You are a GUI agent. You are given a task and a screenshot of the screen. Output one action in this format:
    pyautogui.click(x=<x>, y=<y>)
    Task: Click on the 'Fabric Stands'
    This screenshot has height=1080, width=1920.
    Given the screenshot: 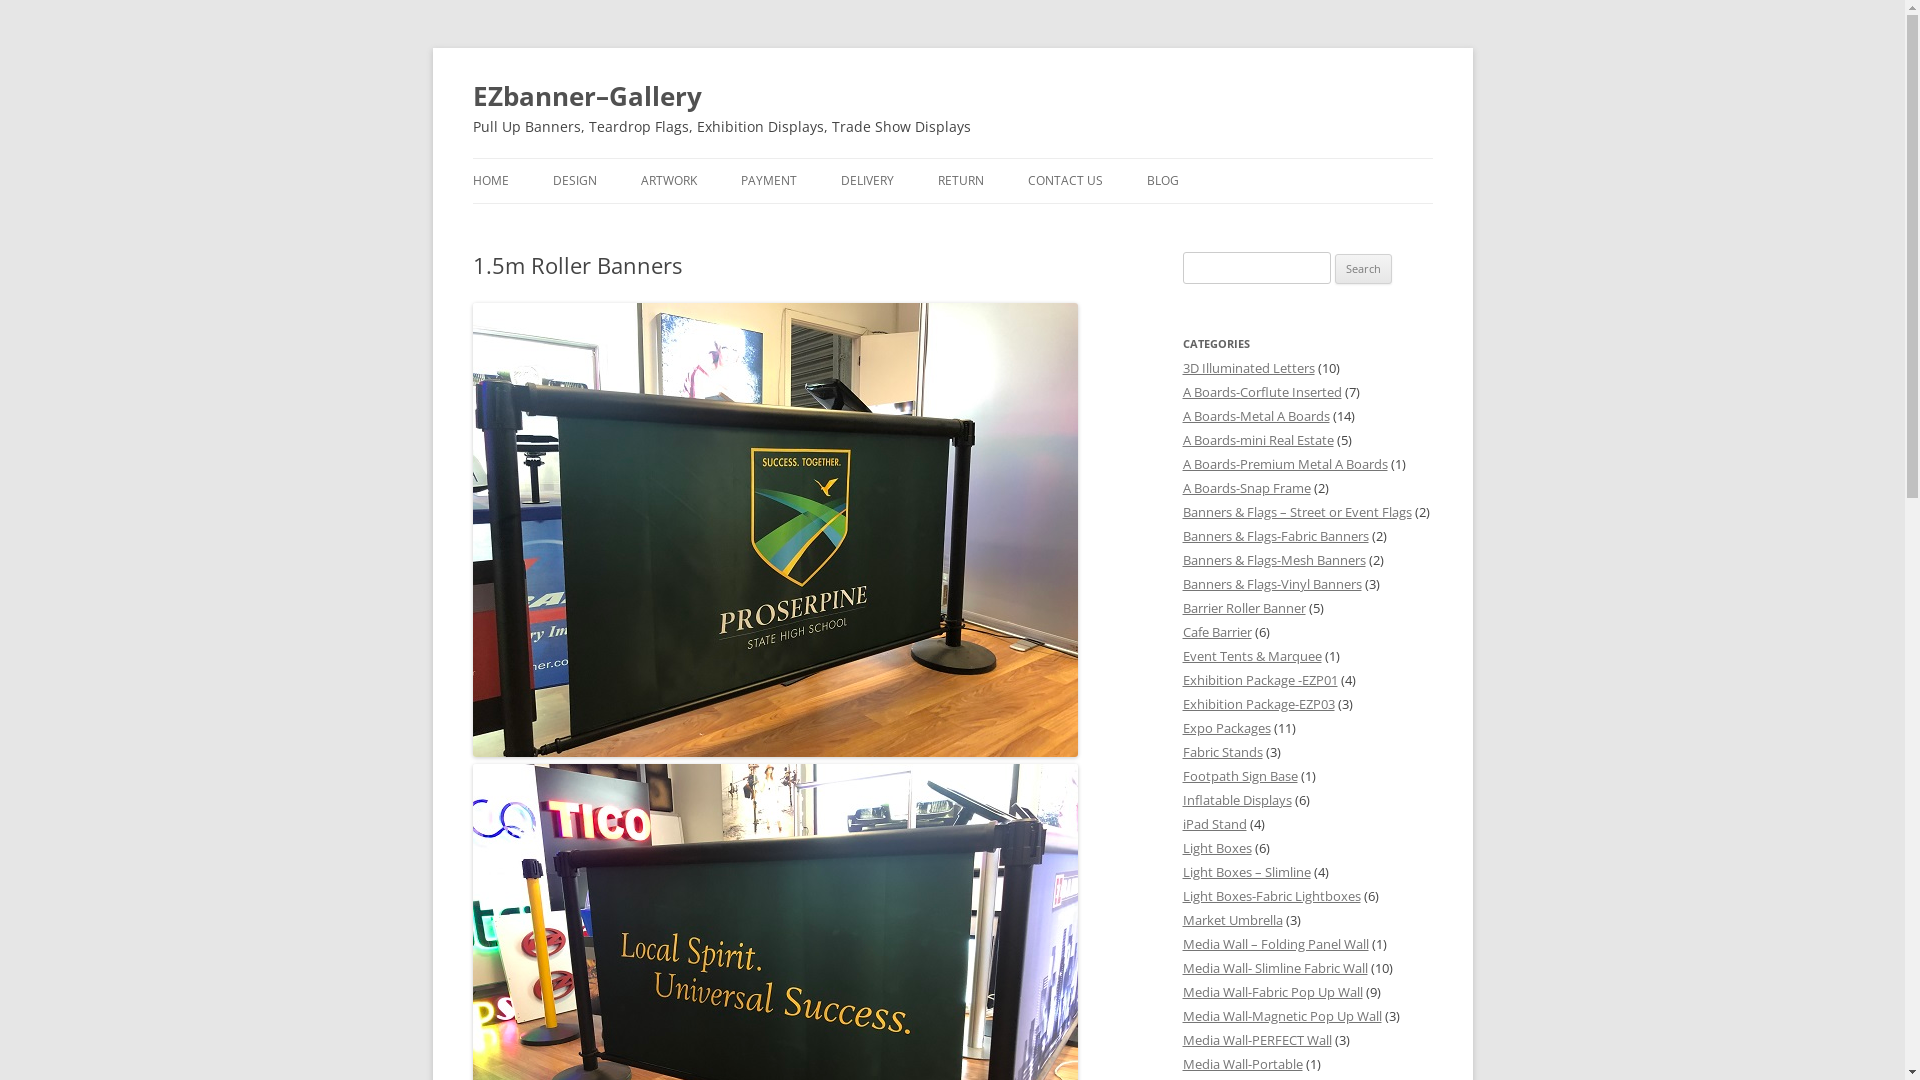 What is the action you would take?
    pyautogui.click(x=1221, y=752)
    